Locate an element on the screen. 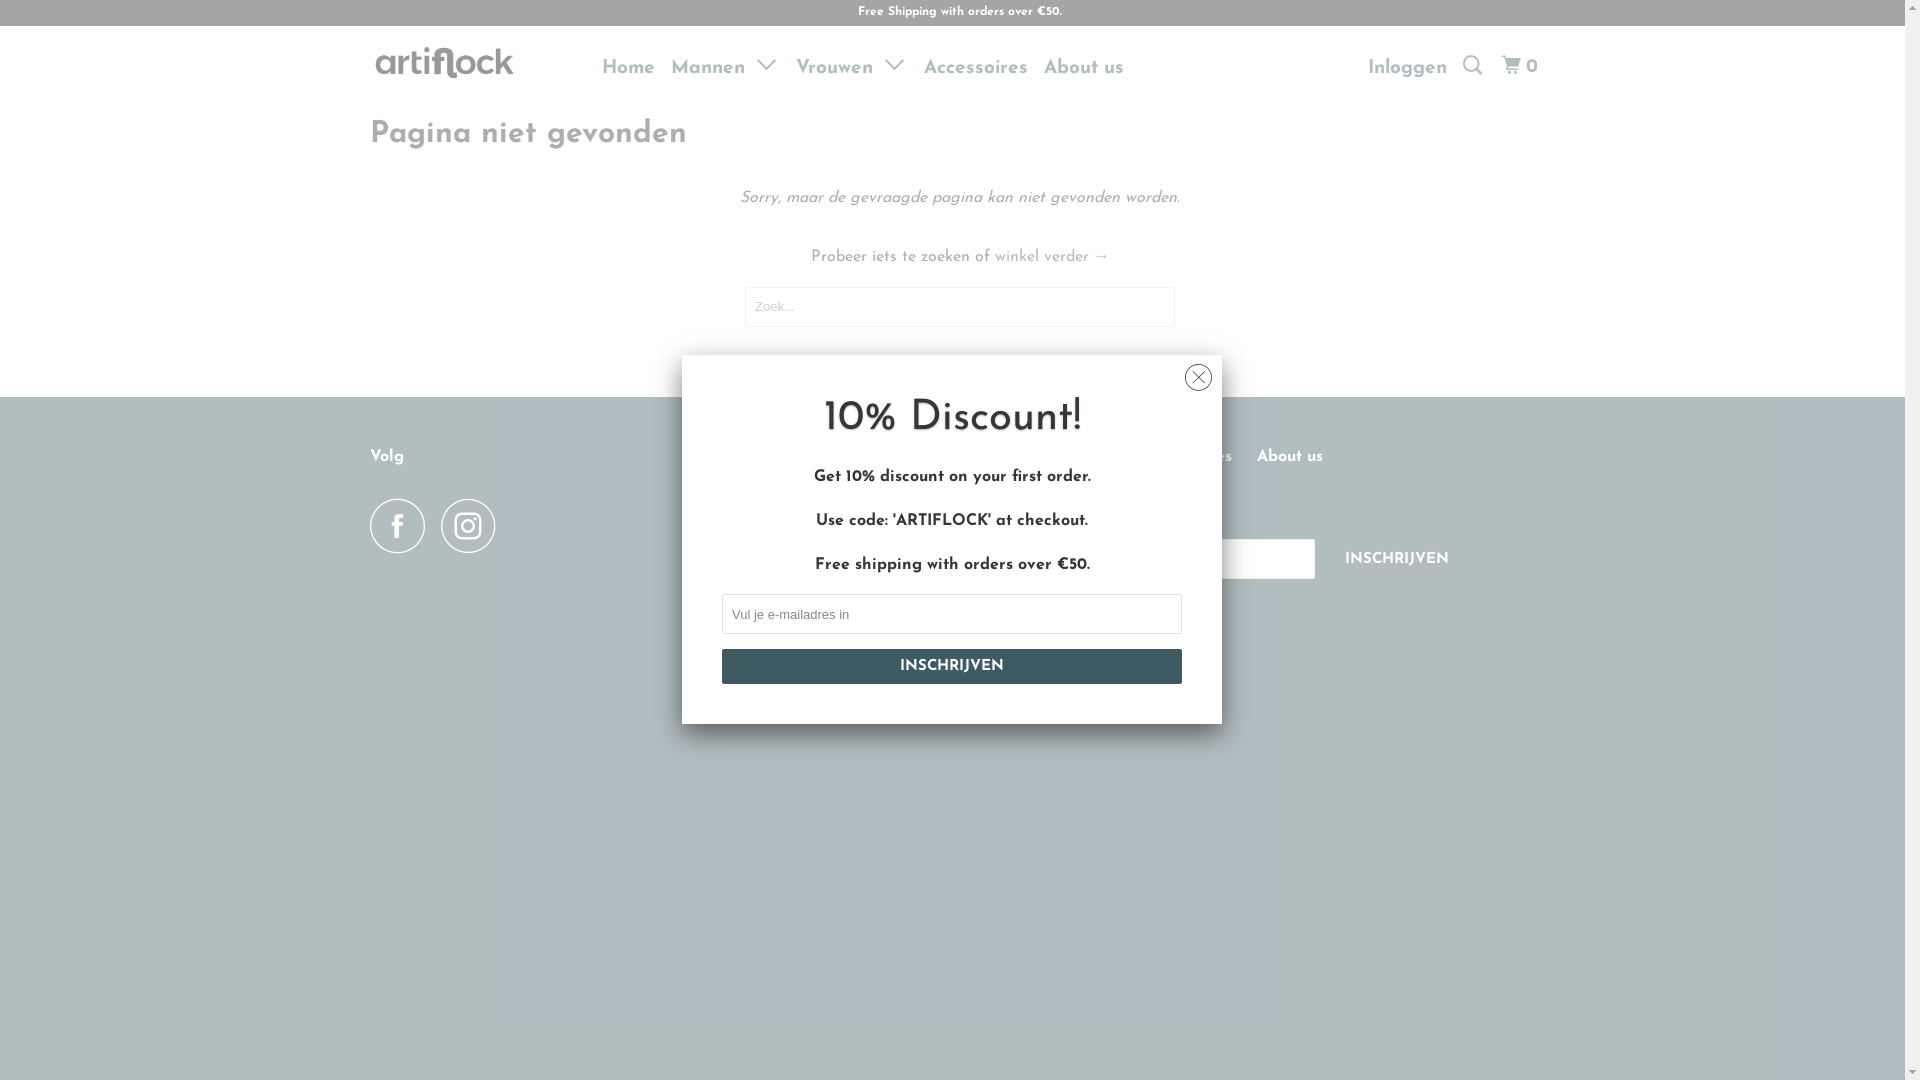 The width and height of the screenshot is (1920, 1080). 'Home' is located at coordinates (597, 67).